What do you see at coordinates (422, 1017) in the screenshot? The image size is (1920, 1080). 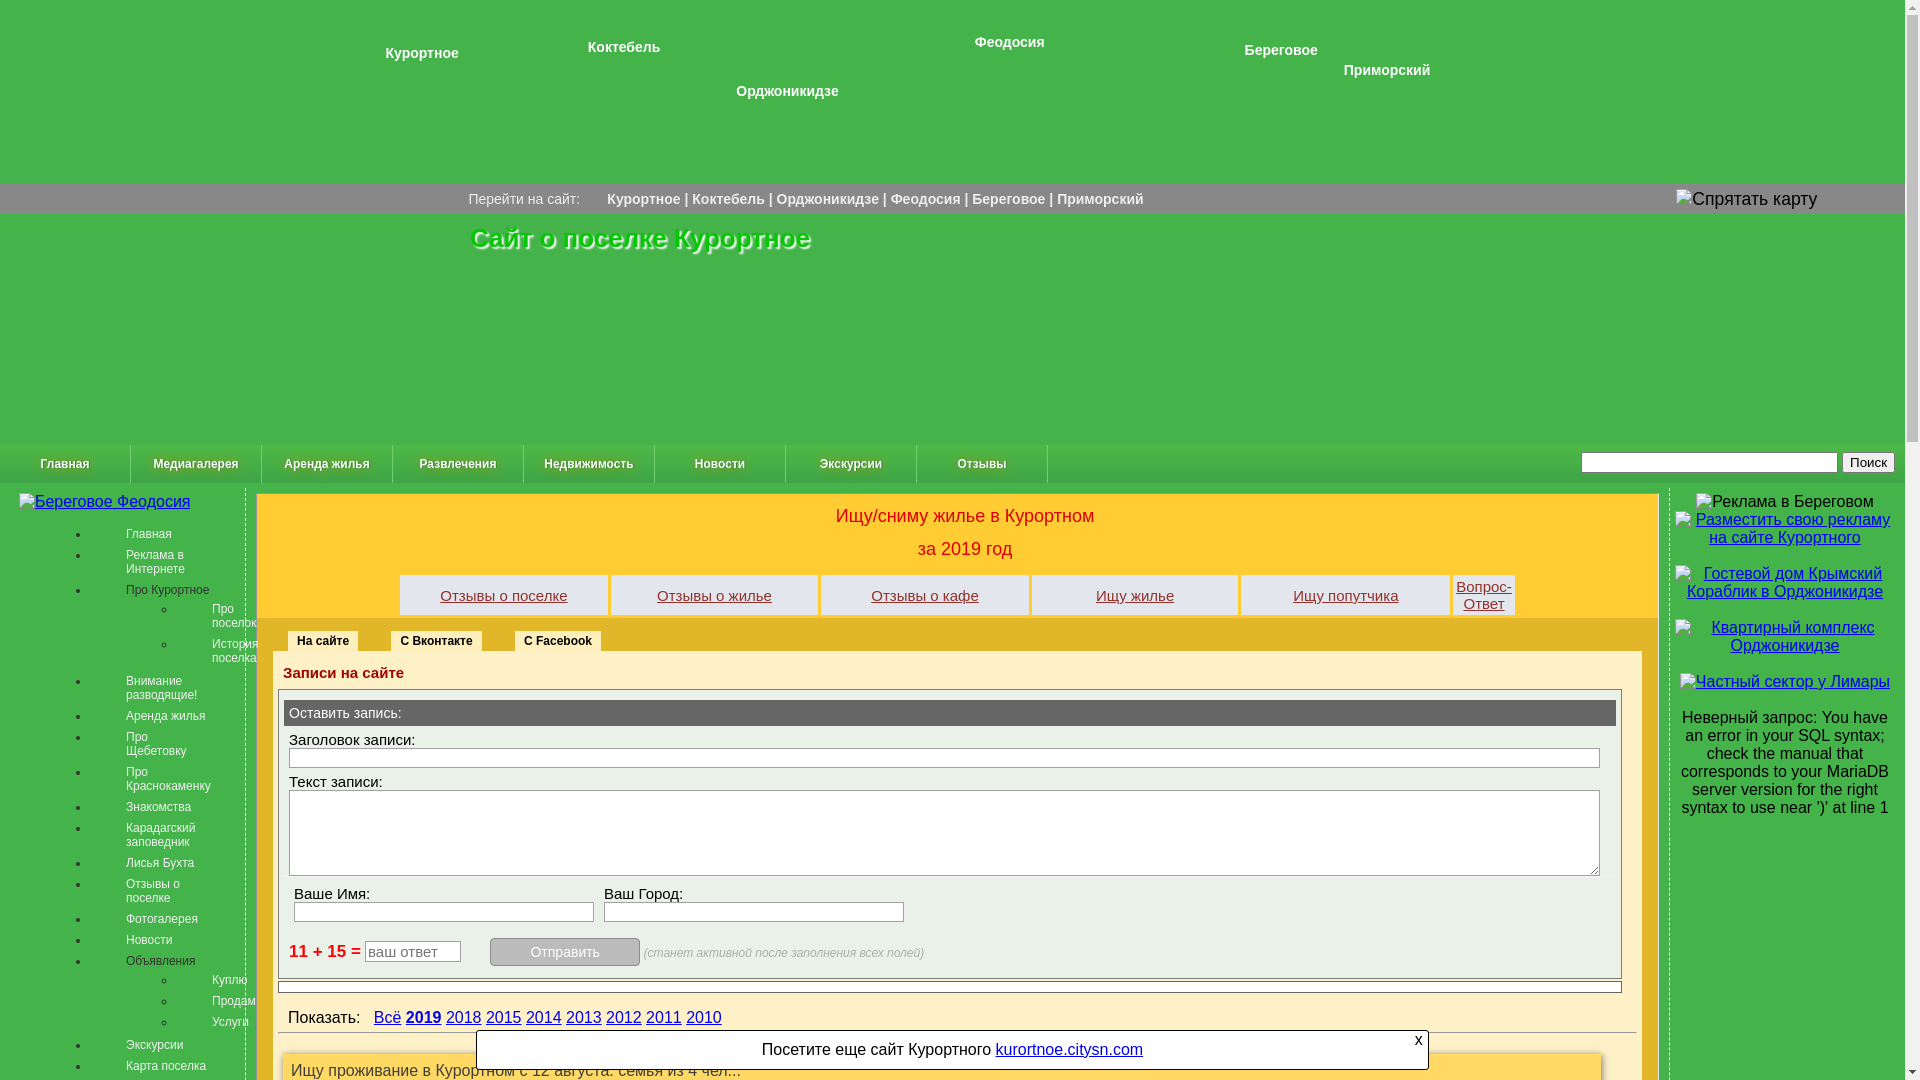 I see `'2019'` at bounding box center [422, 1017].